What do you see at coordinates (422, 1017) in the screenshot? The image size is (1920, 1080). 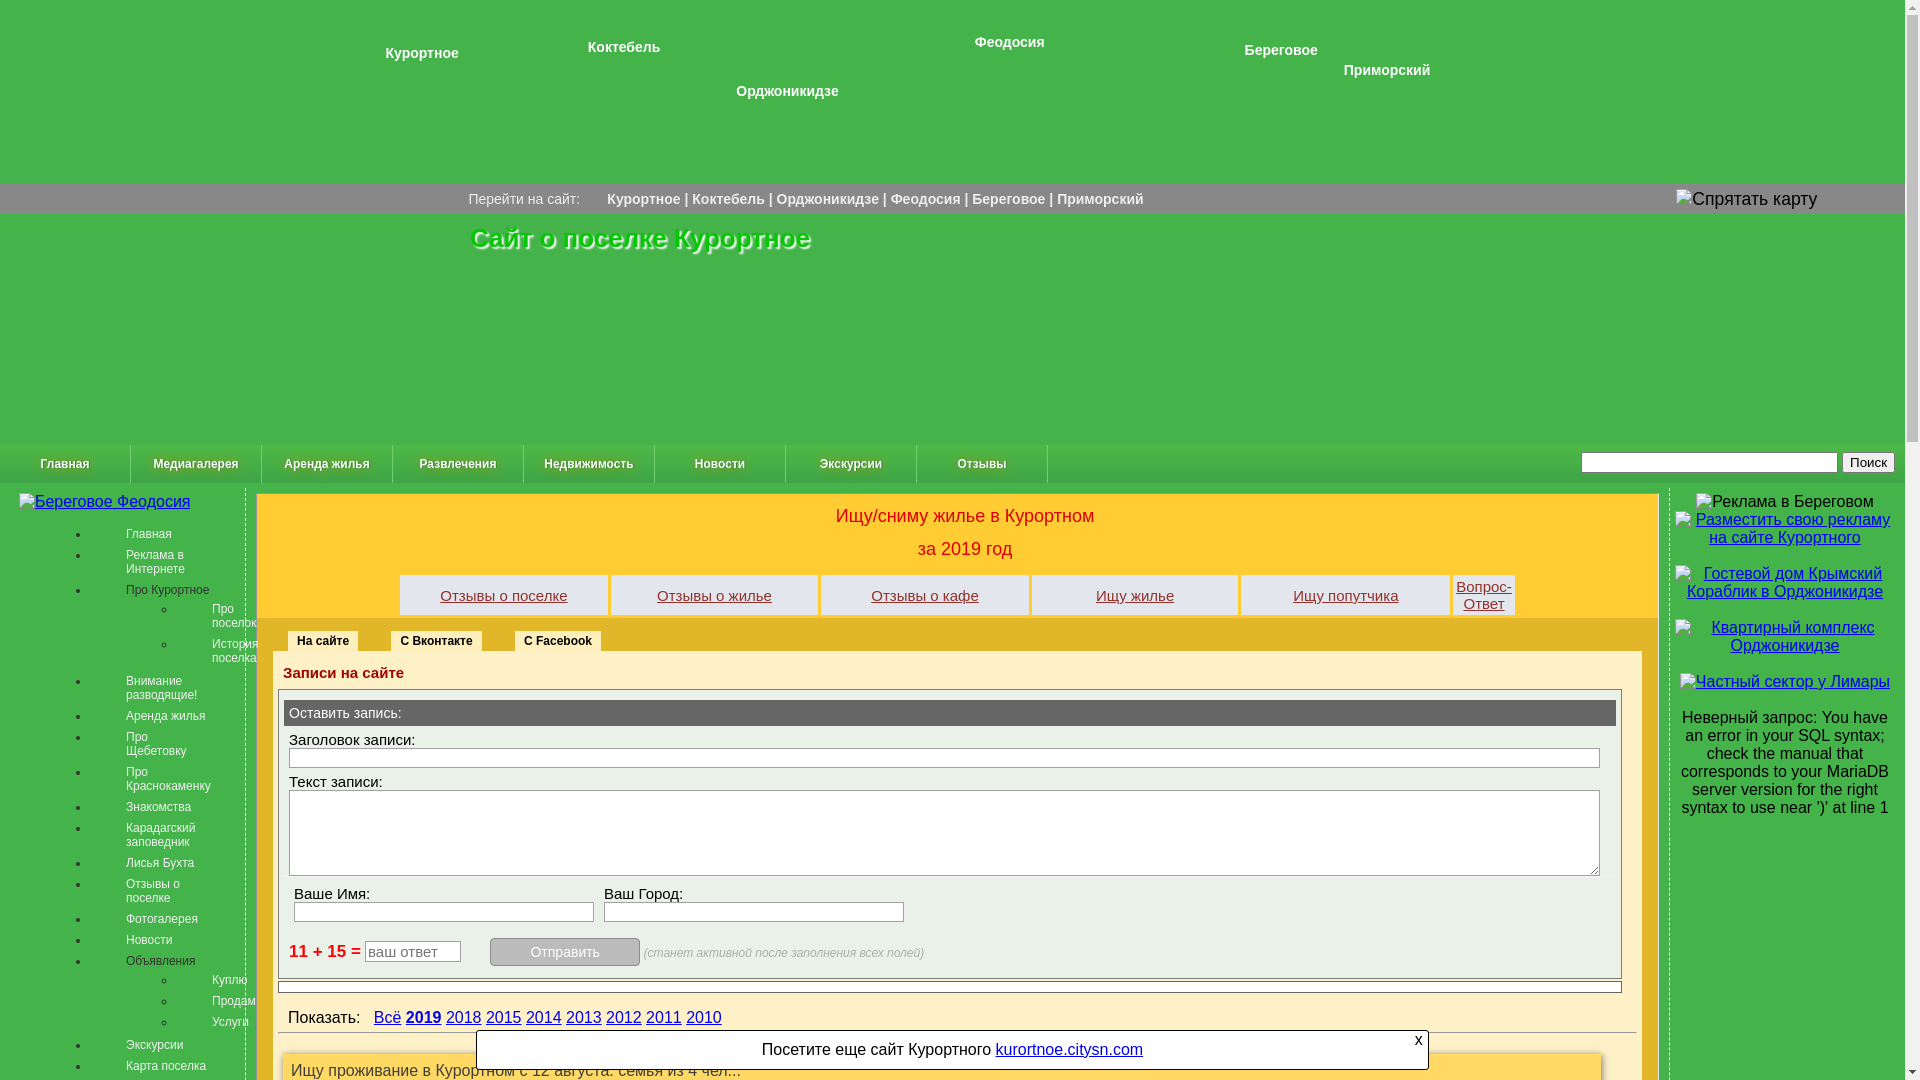 I see `'2019'` at bounding box center [422, 1017].